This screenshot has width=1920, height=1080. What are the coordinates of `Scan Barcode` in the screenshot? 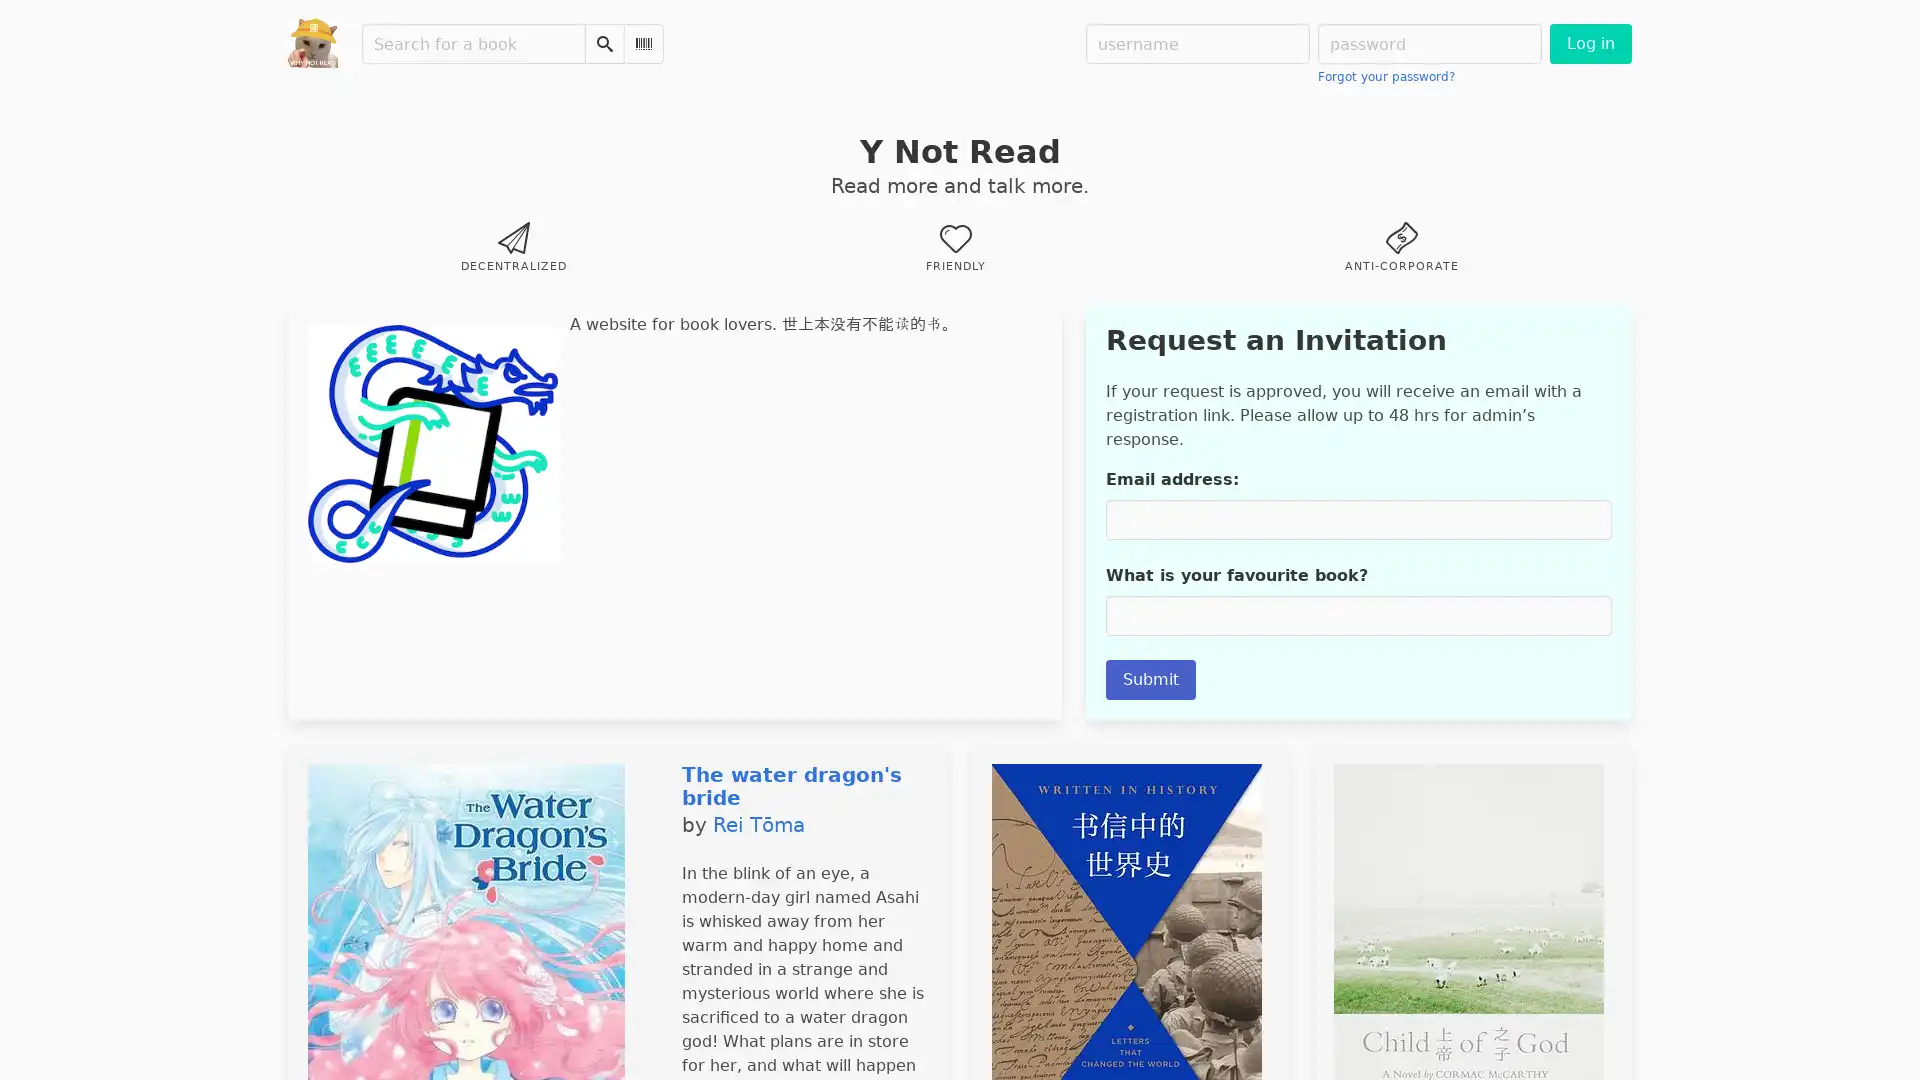 It's located at (643, 43).